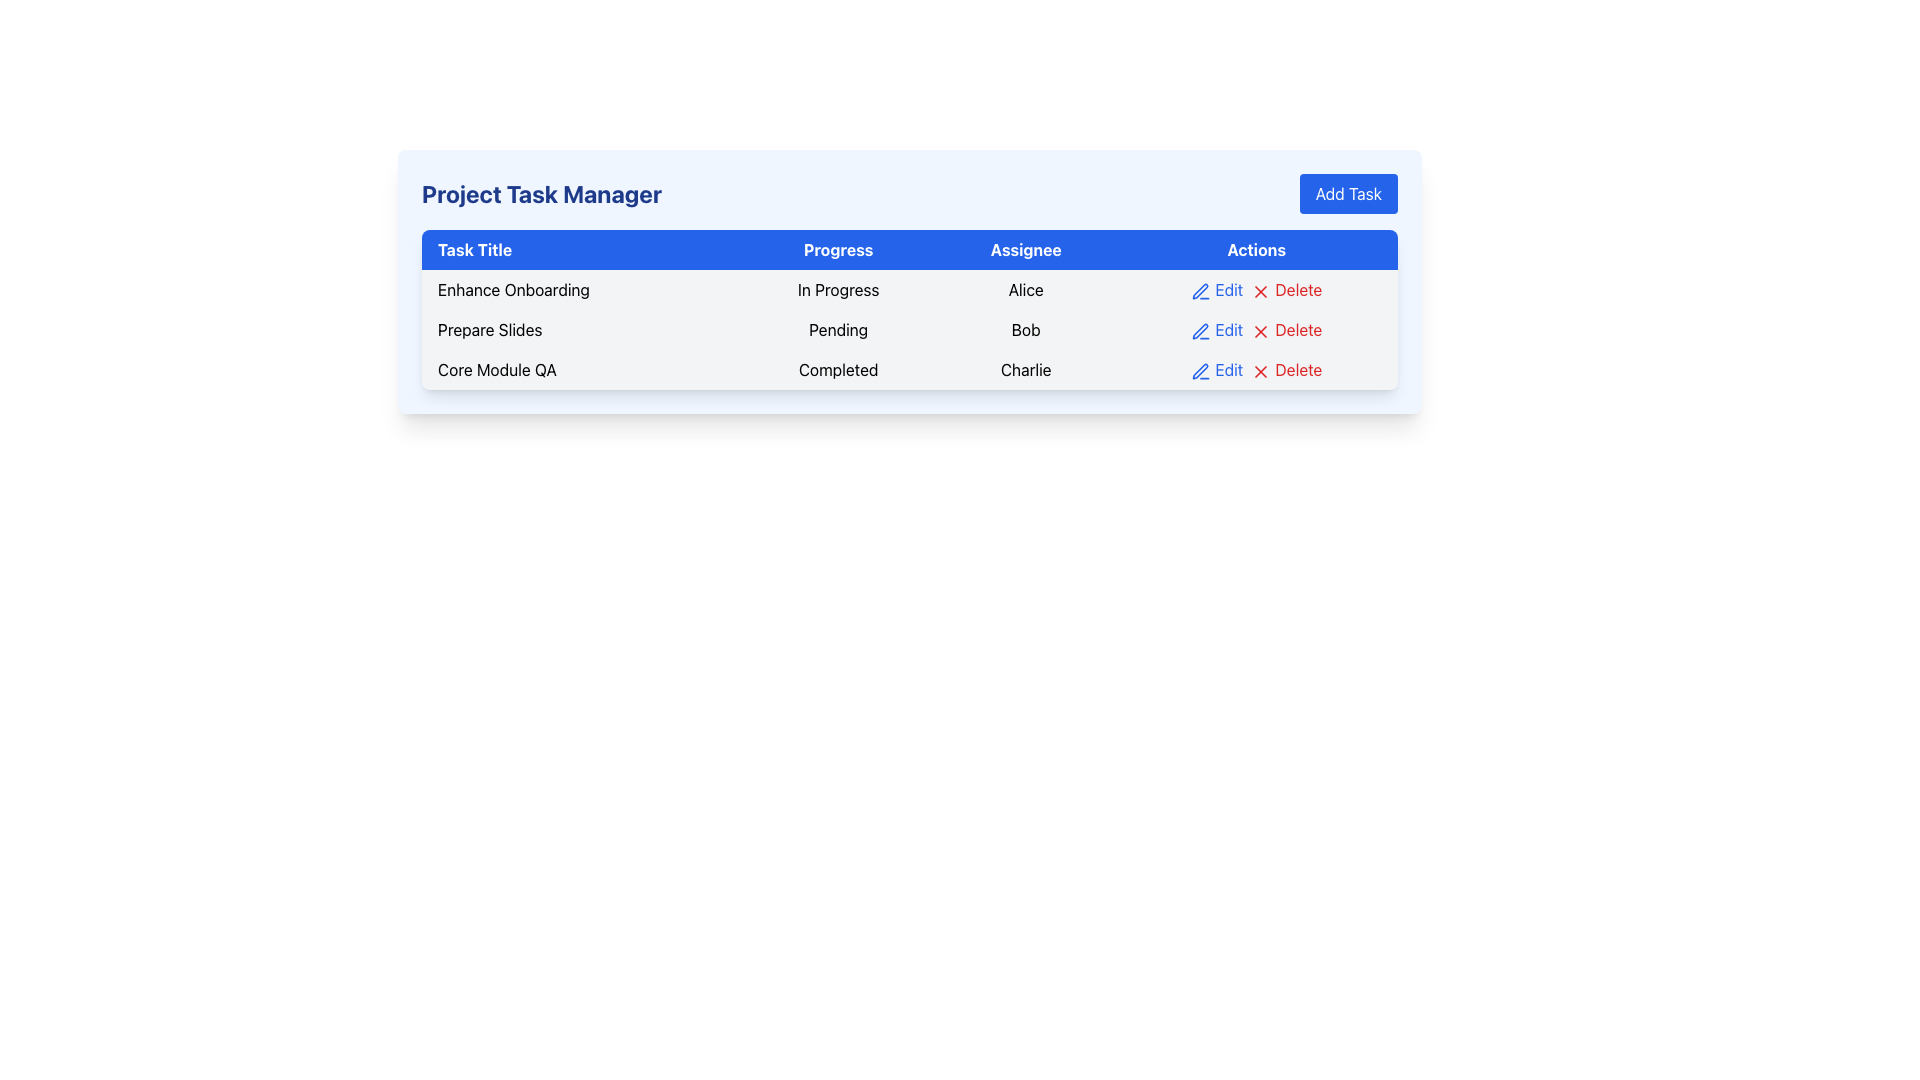 The height and width of the screenshot is (1080, 1920). I want to click on the pen icon with a blue outline located next to the 'Edit' label in the Actions column of the task management table for the task titled 'Prepare Slides', so click(1200, 330).